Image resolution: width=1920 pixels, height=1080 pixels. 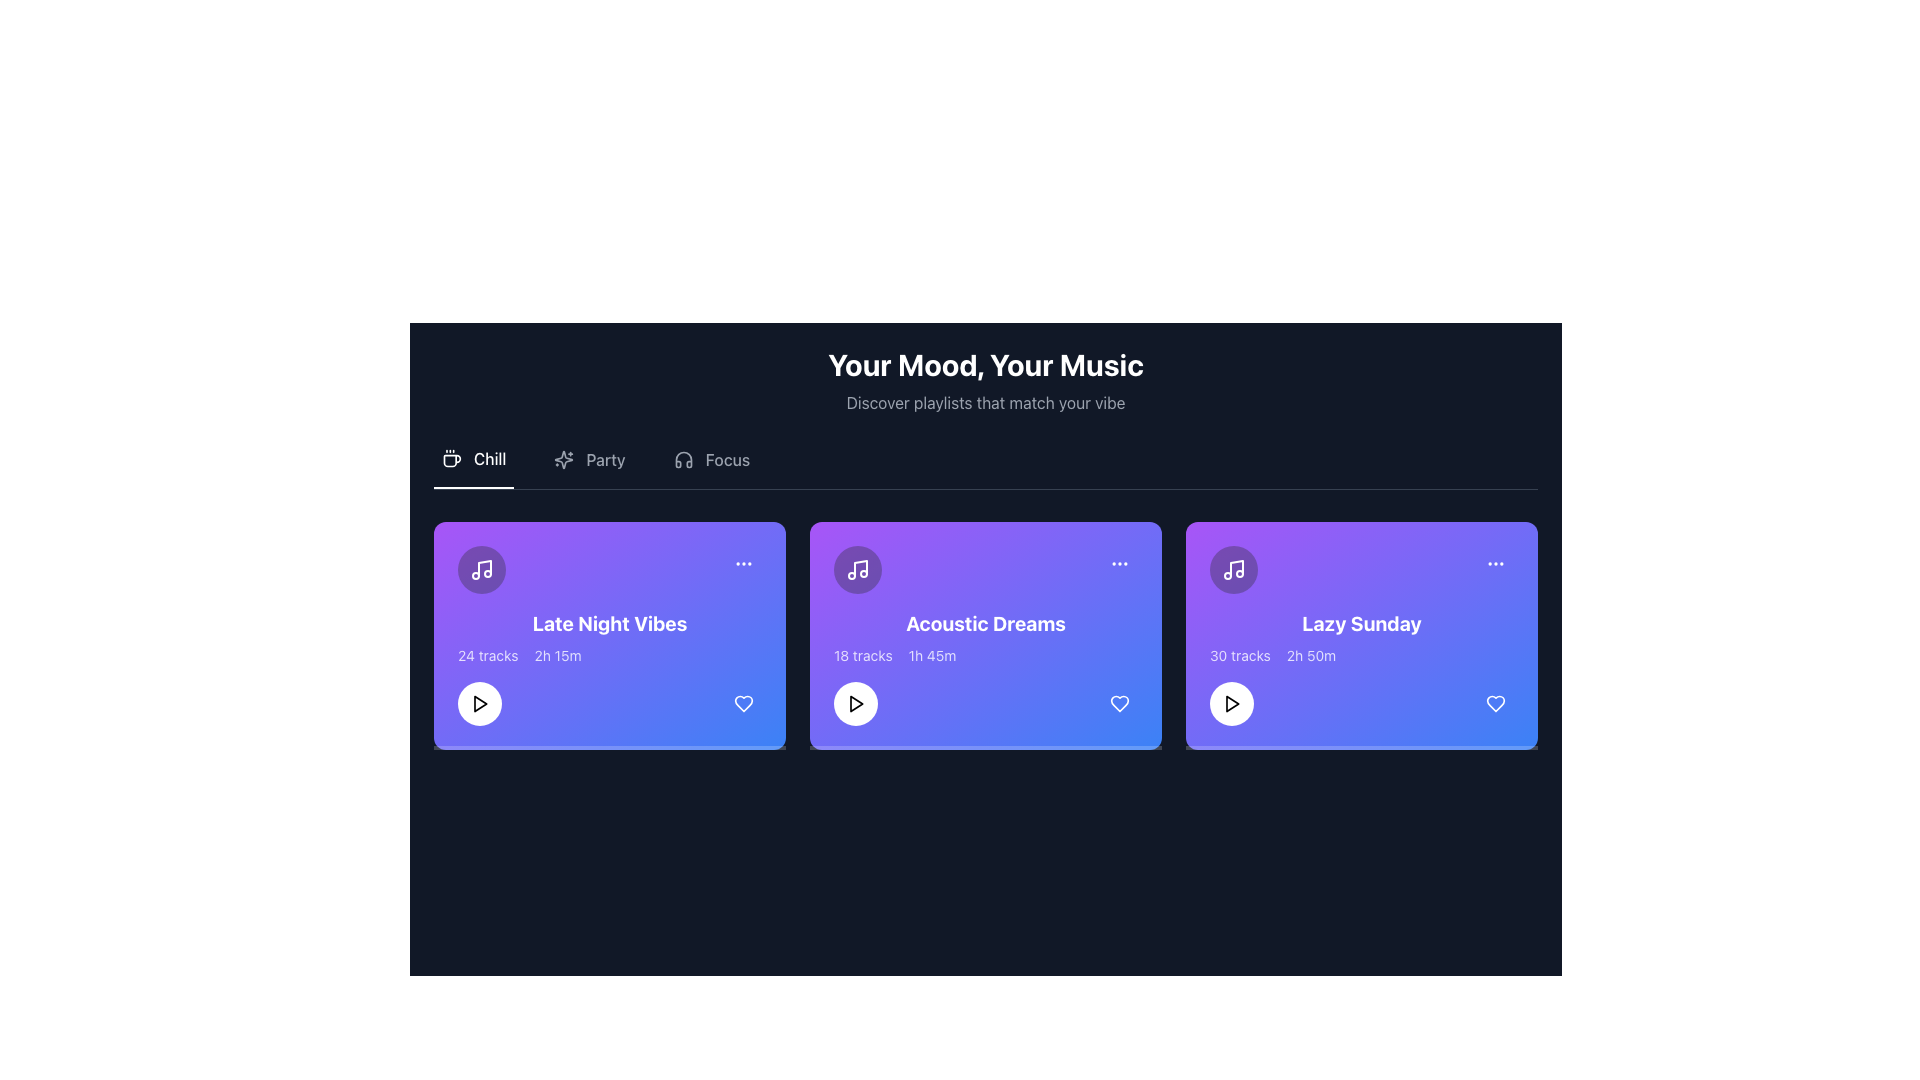 I want to click on the play button located at the bottom-left corner of the 'Late Night Vibes' playlist card for keyboard interaction, so click(x=480, y=703).